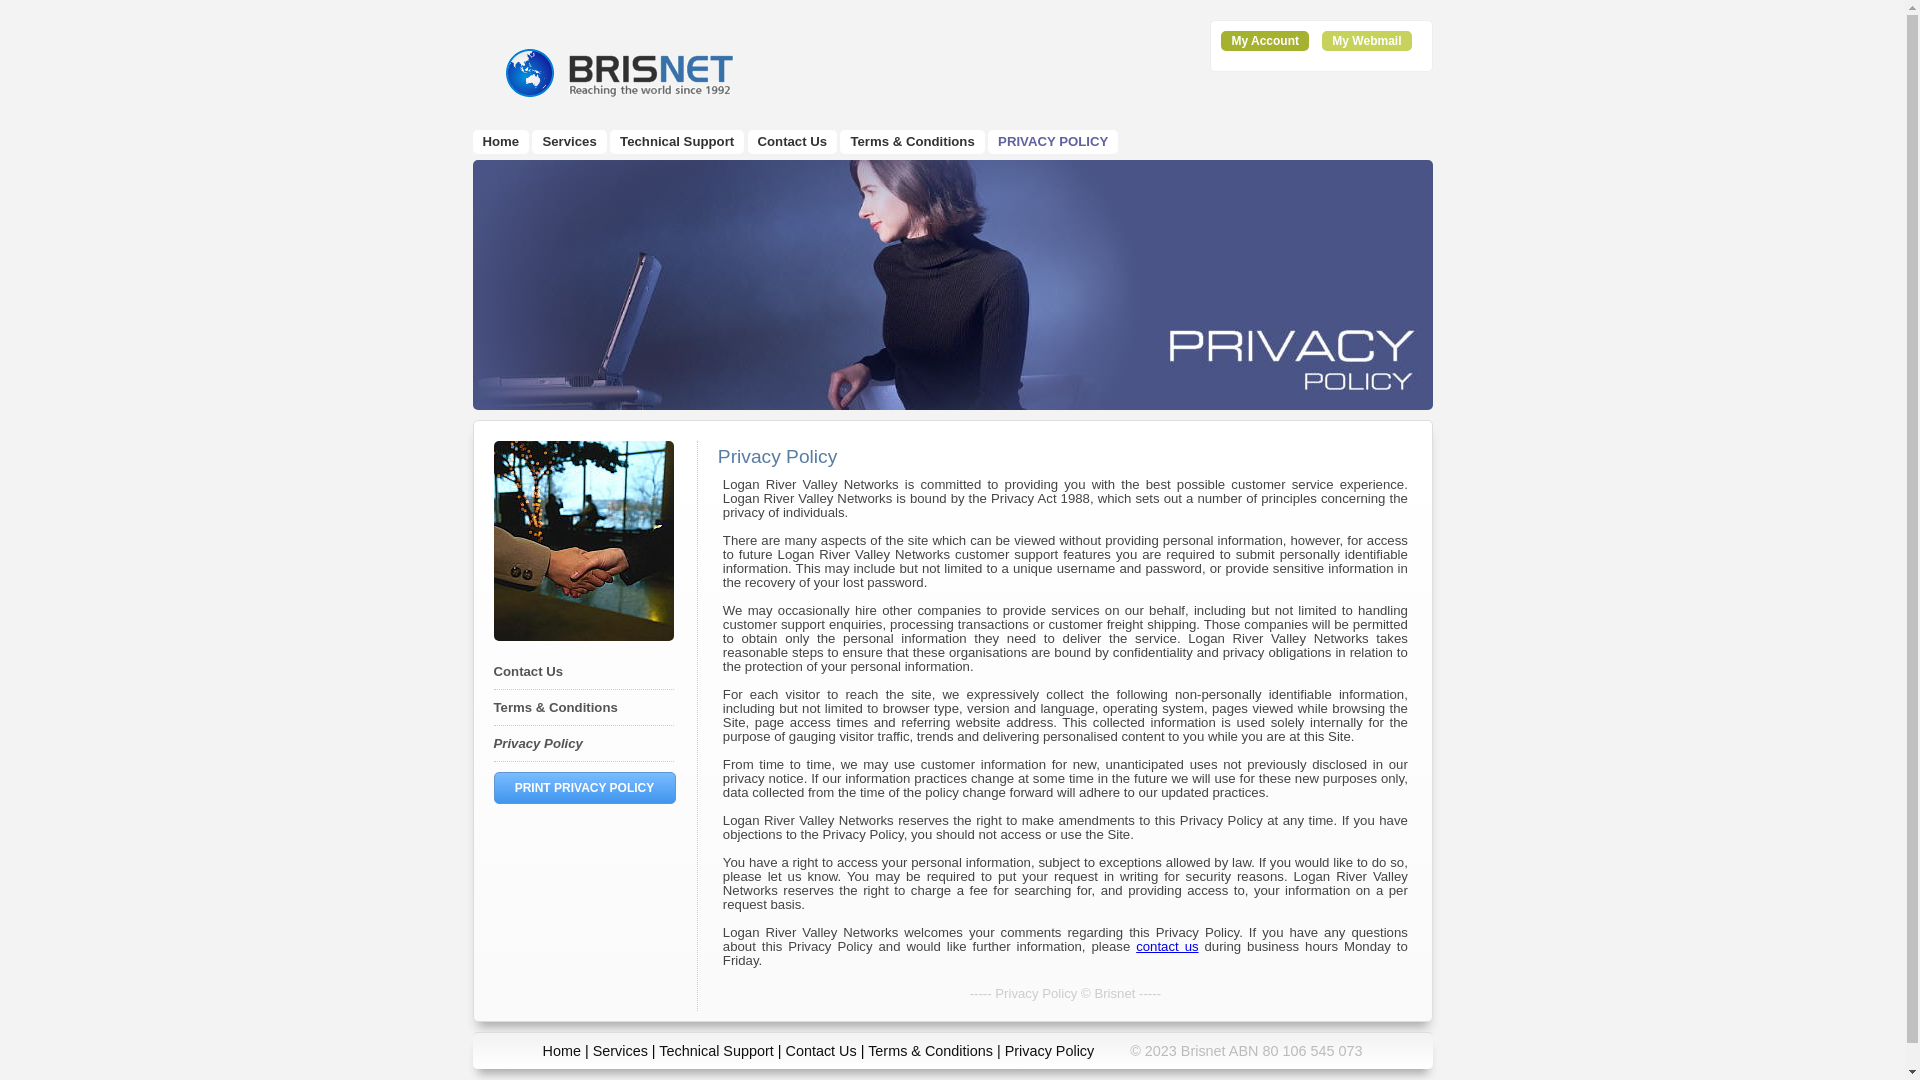 The height and width of the screenshot is (1080, 1920). What do you see at coordinates (619, 1049) in the screenshot?
I see `'Services'` at bounding box center [619, 1049].